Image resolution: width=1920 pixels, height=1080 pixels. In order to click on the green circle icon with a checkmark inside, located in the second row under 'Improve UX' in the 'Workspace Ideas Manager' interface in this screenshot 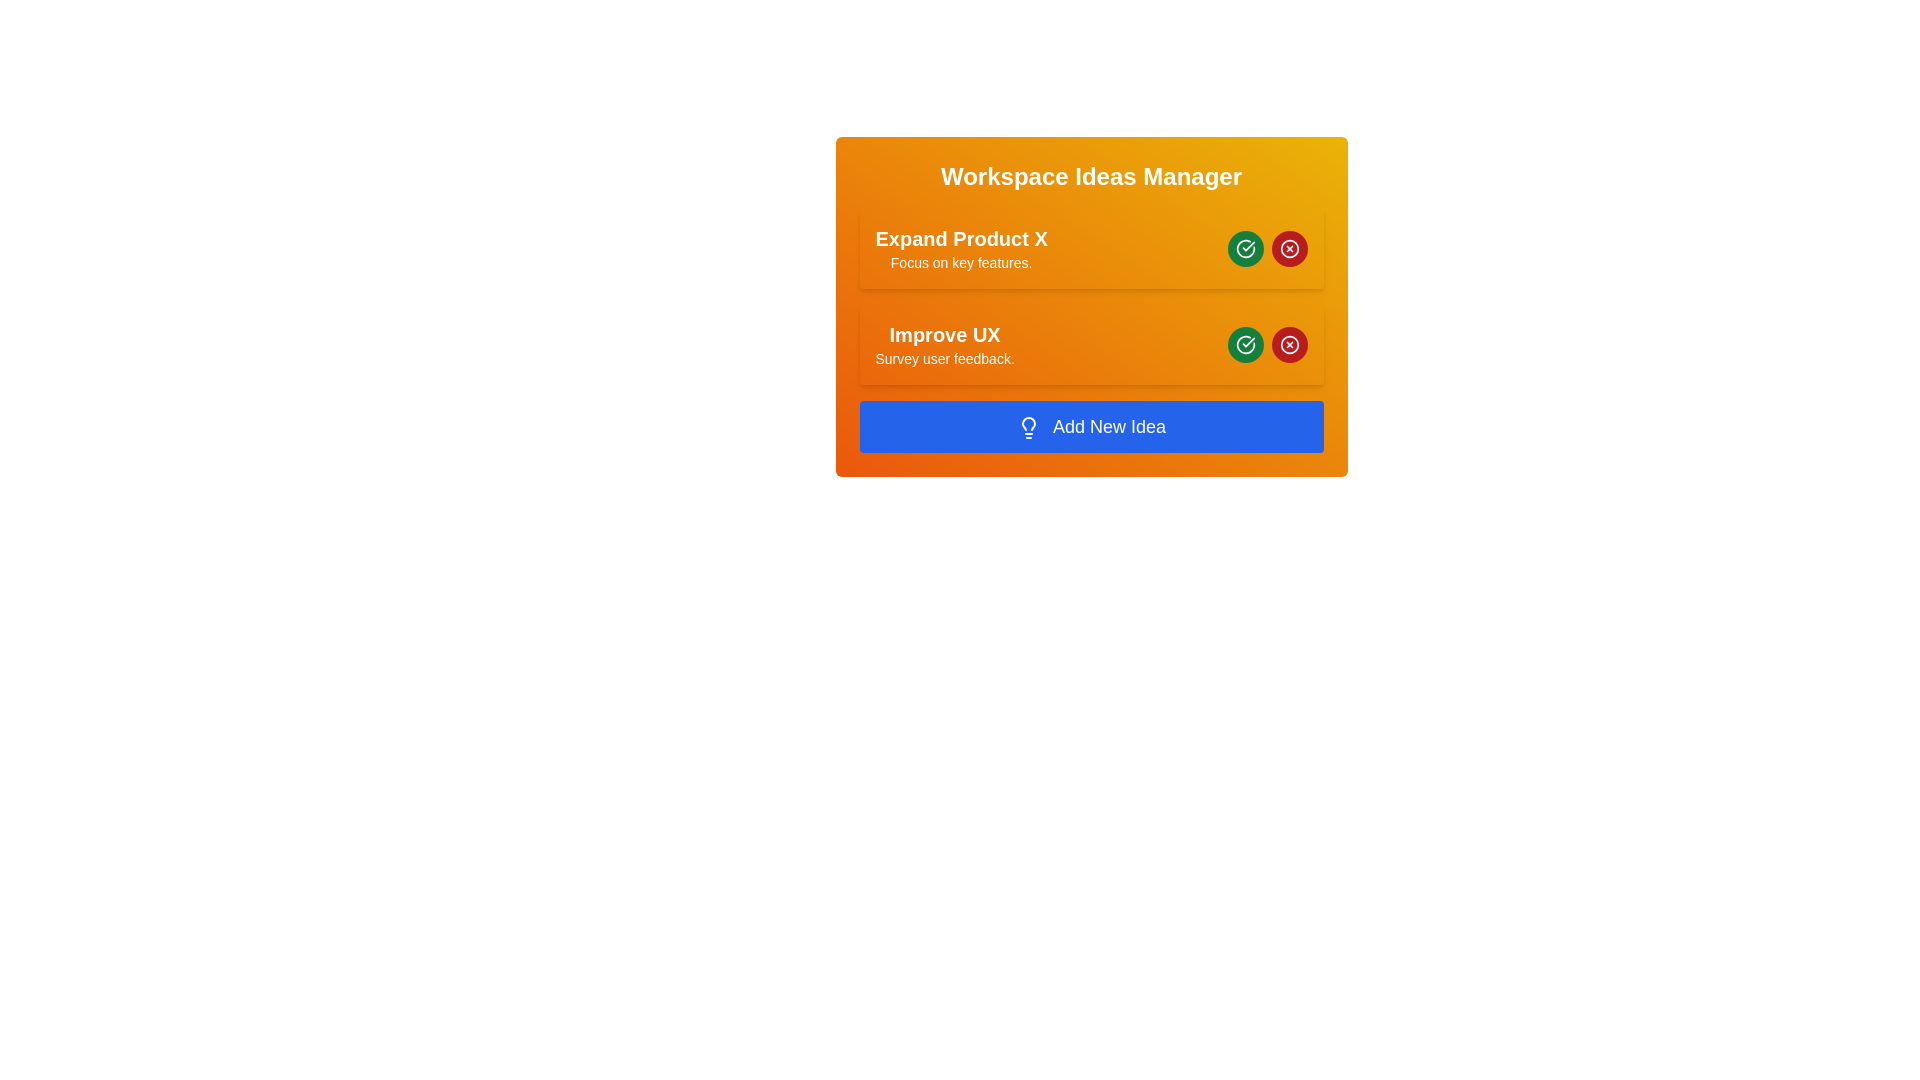, I will do `click(1244, 343)`.